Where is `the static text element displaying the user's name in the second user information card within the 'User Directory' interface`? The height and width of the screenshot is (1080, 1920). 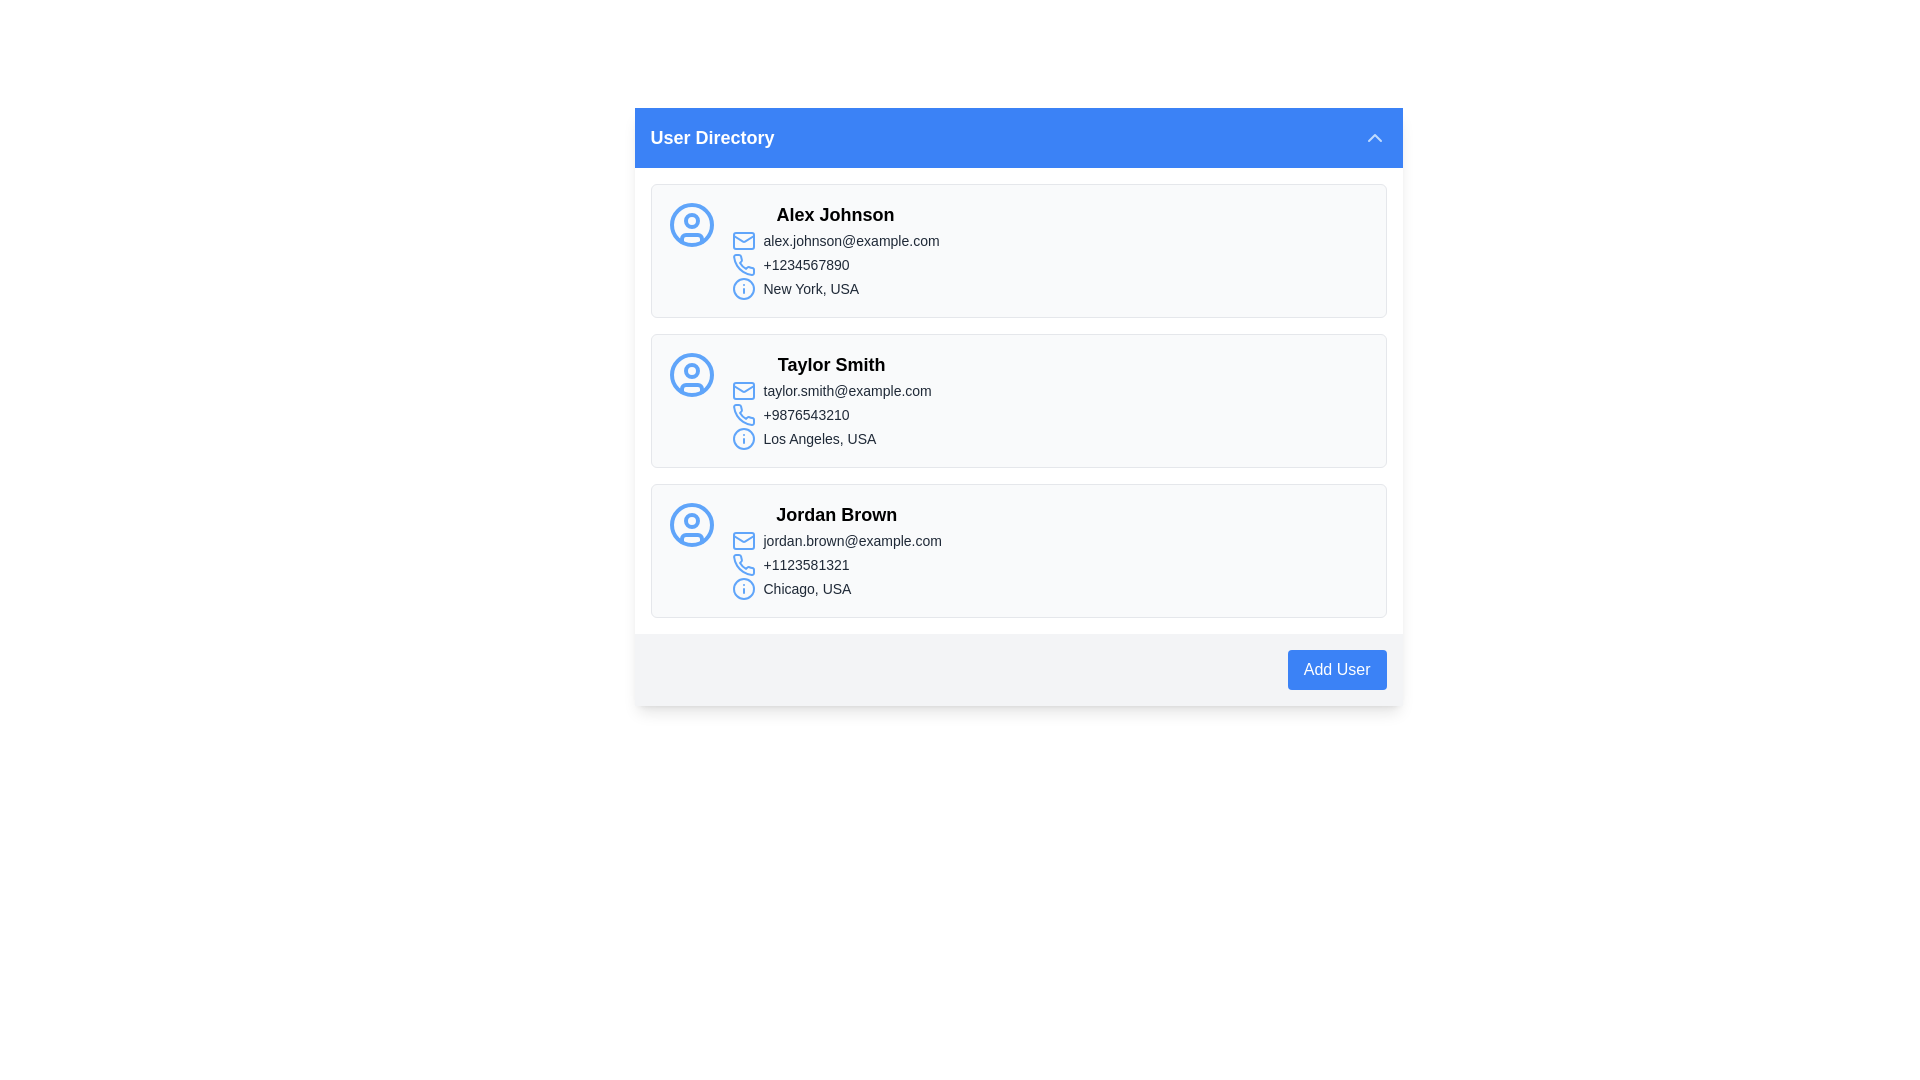 the static text element displaying the user's name in the second user information card within the 'User Directory' interface is located at coordinates (831, 365).